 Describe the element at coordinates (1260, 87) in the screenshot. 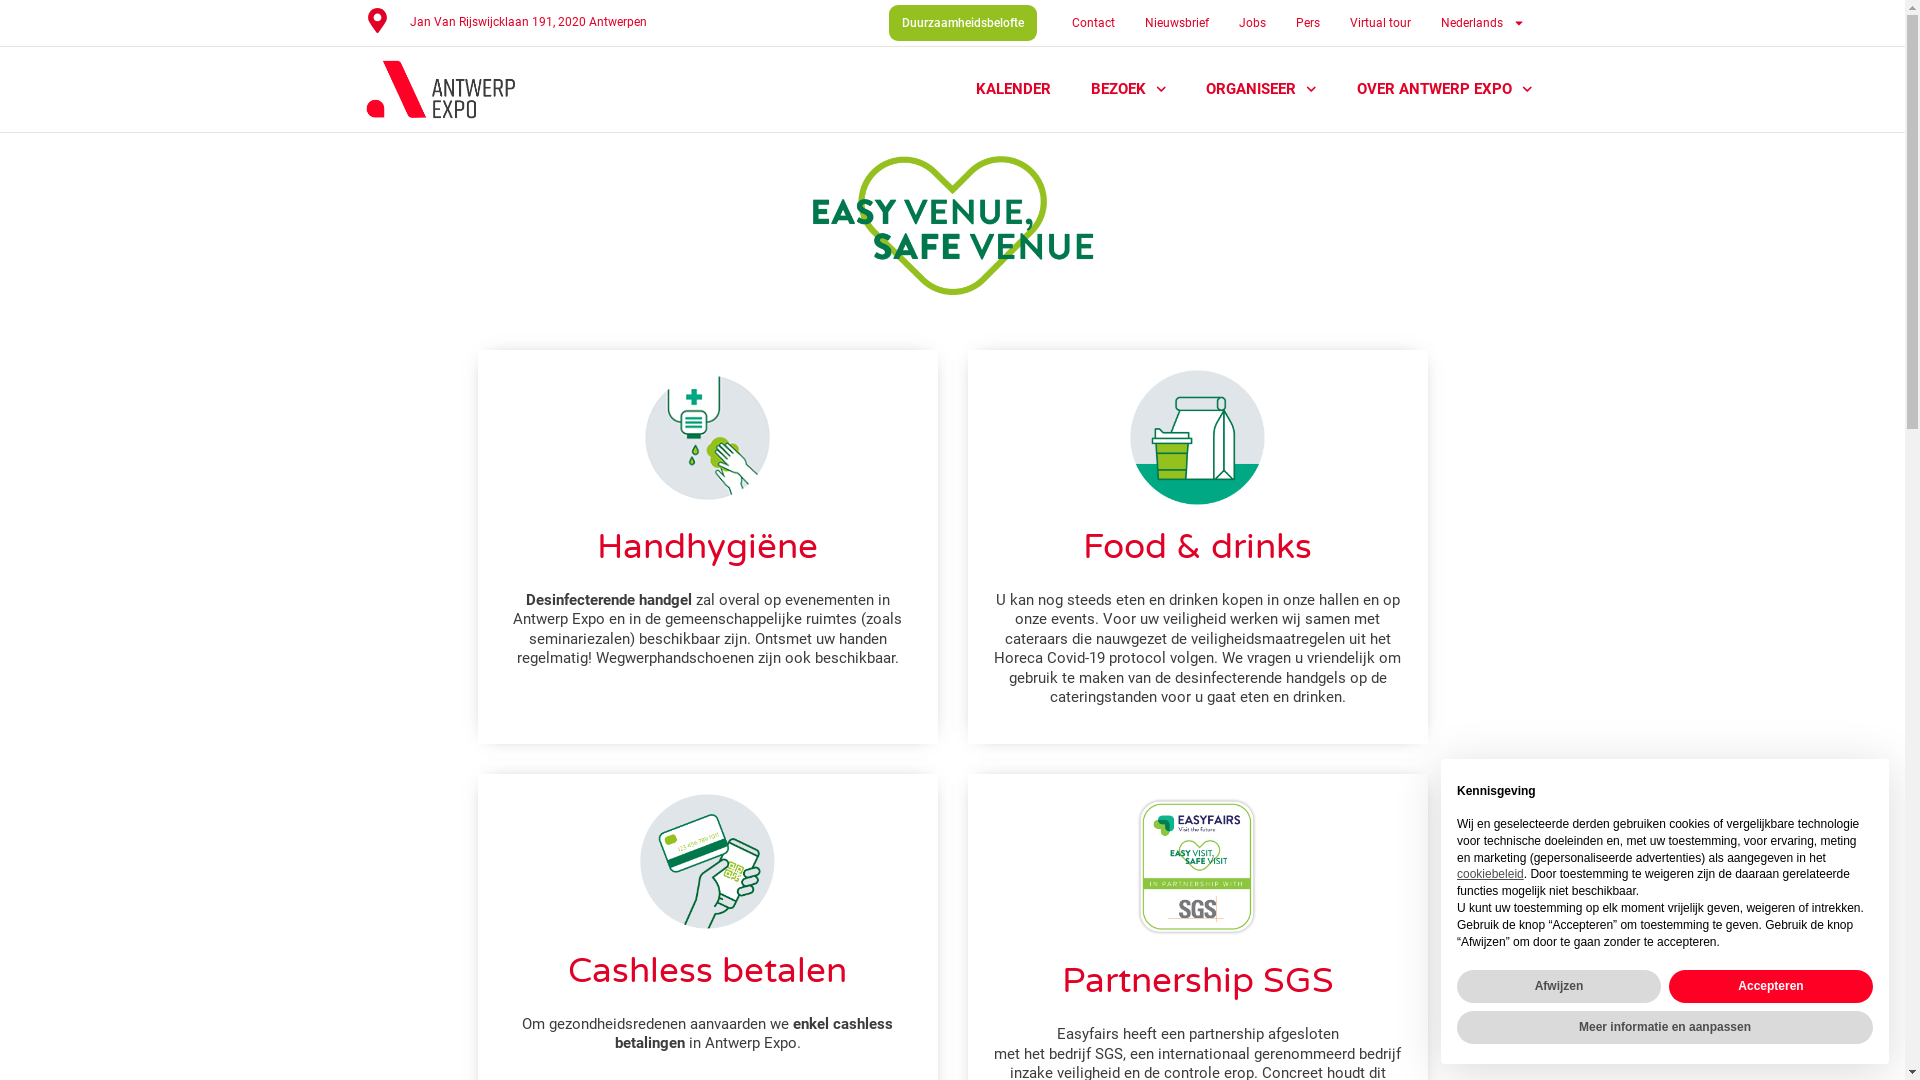

I see `'ORGANISEER'` at that location.